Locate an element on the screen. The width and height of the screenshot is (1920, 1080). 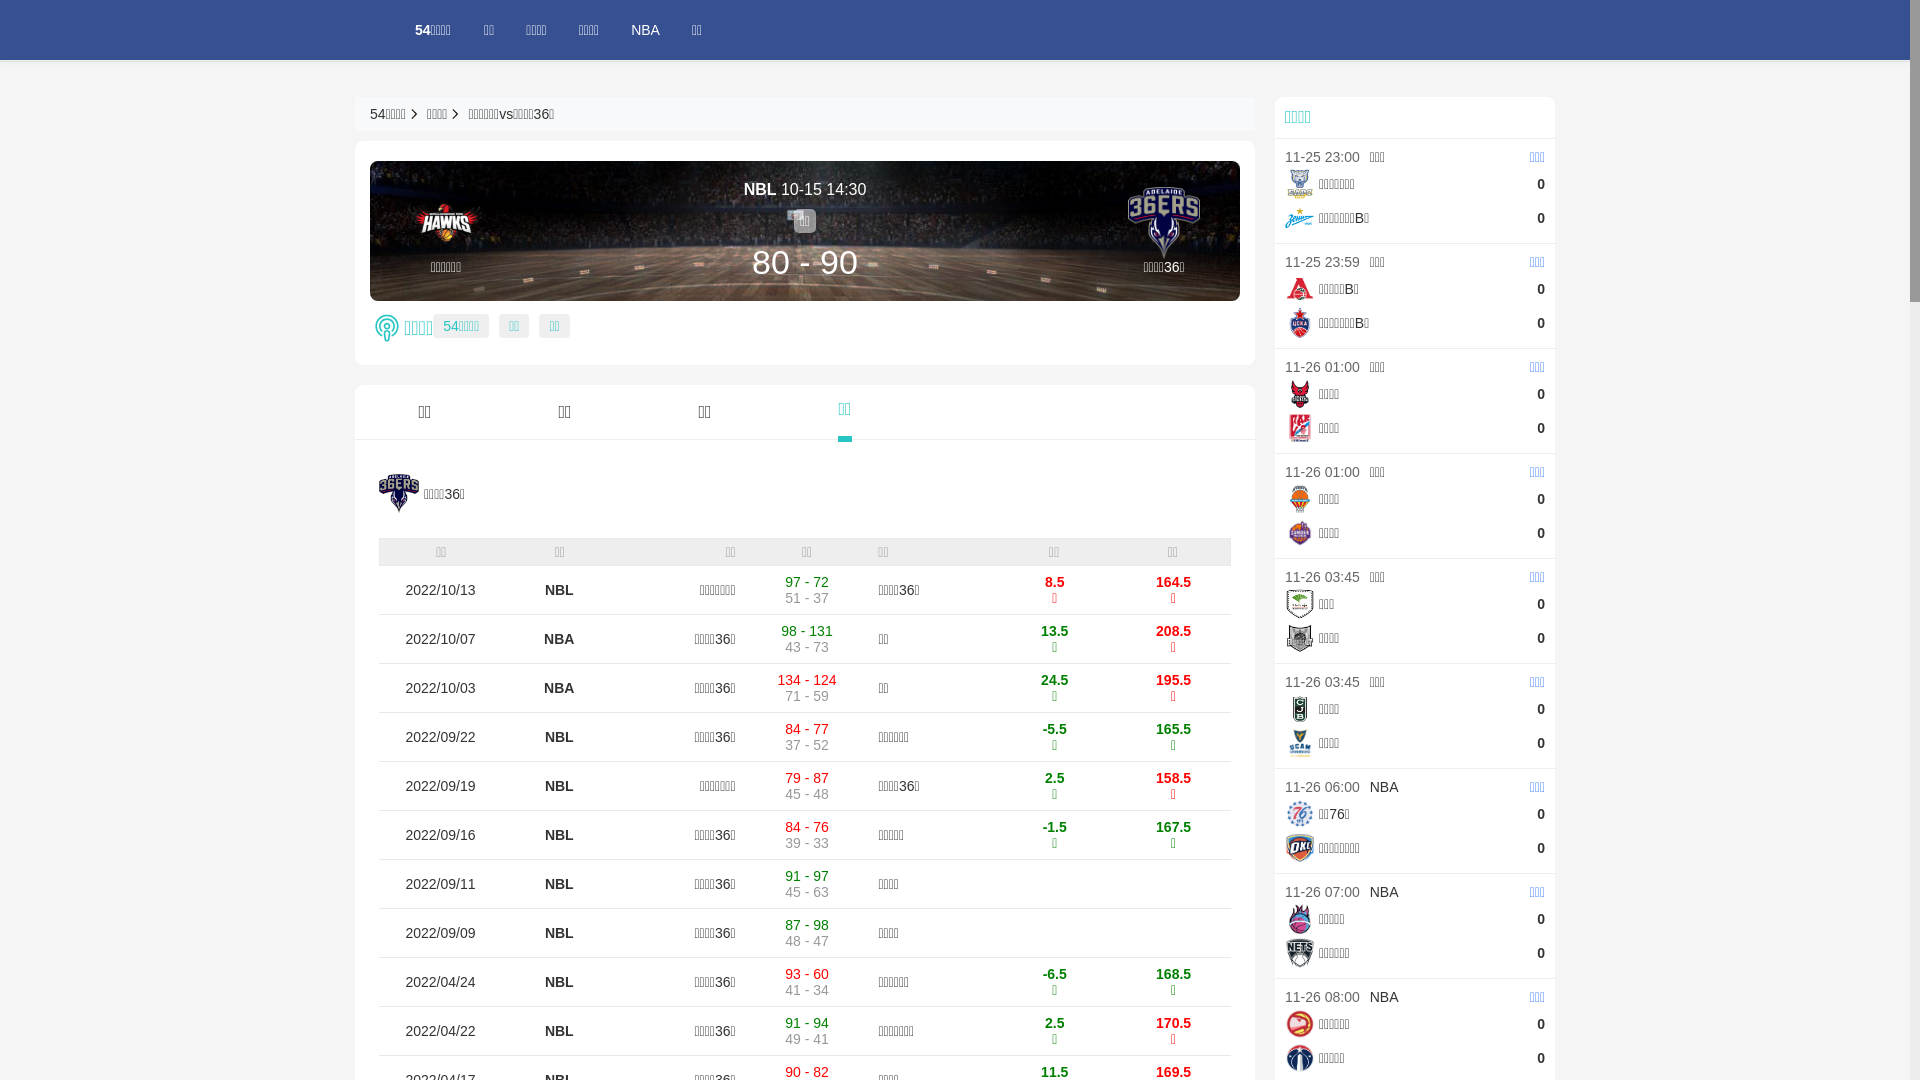
'NBL' is located at coordinates (559, 589).